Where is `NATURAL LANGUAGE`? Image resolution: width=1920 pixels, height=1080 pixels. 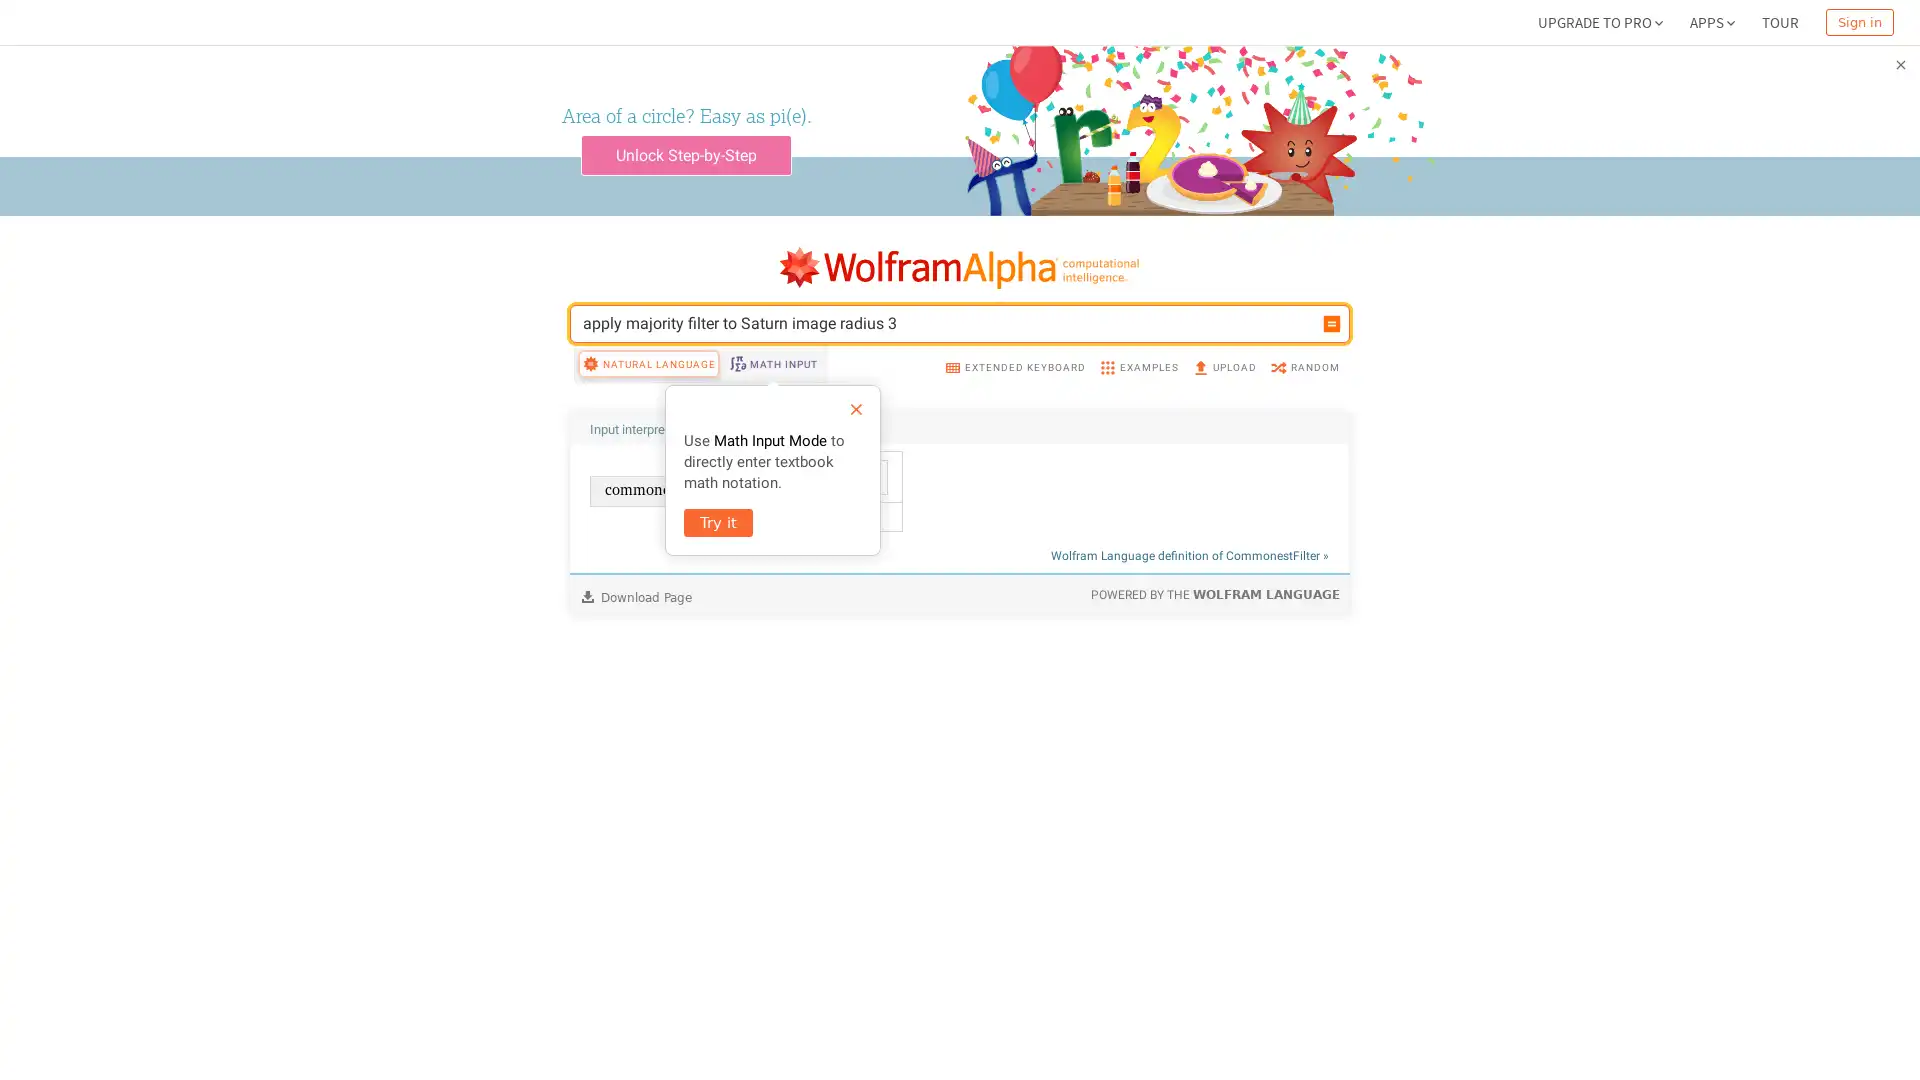 NATURAL LANGUAGE is located at coordinates (648, 402).